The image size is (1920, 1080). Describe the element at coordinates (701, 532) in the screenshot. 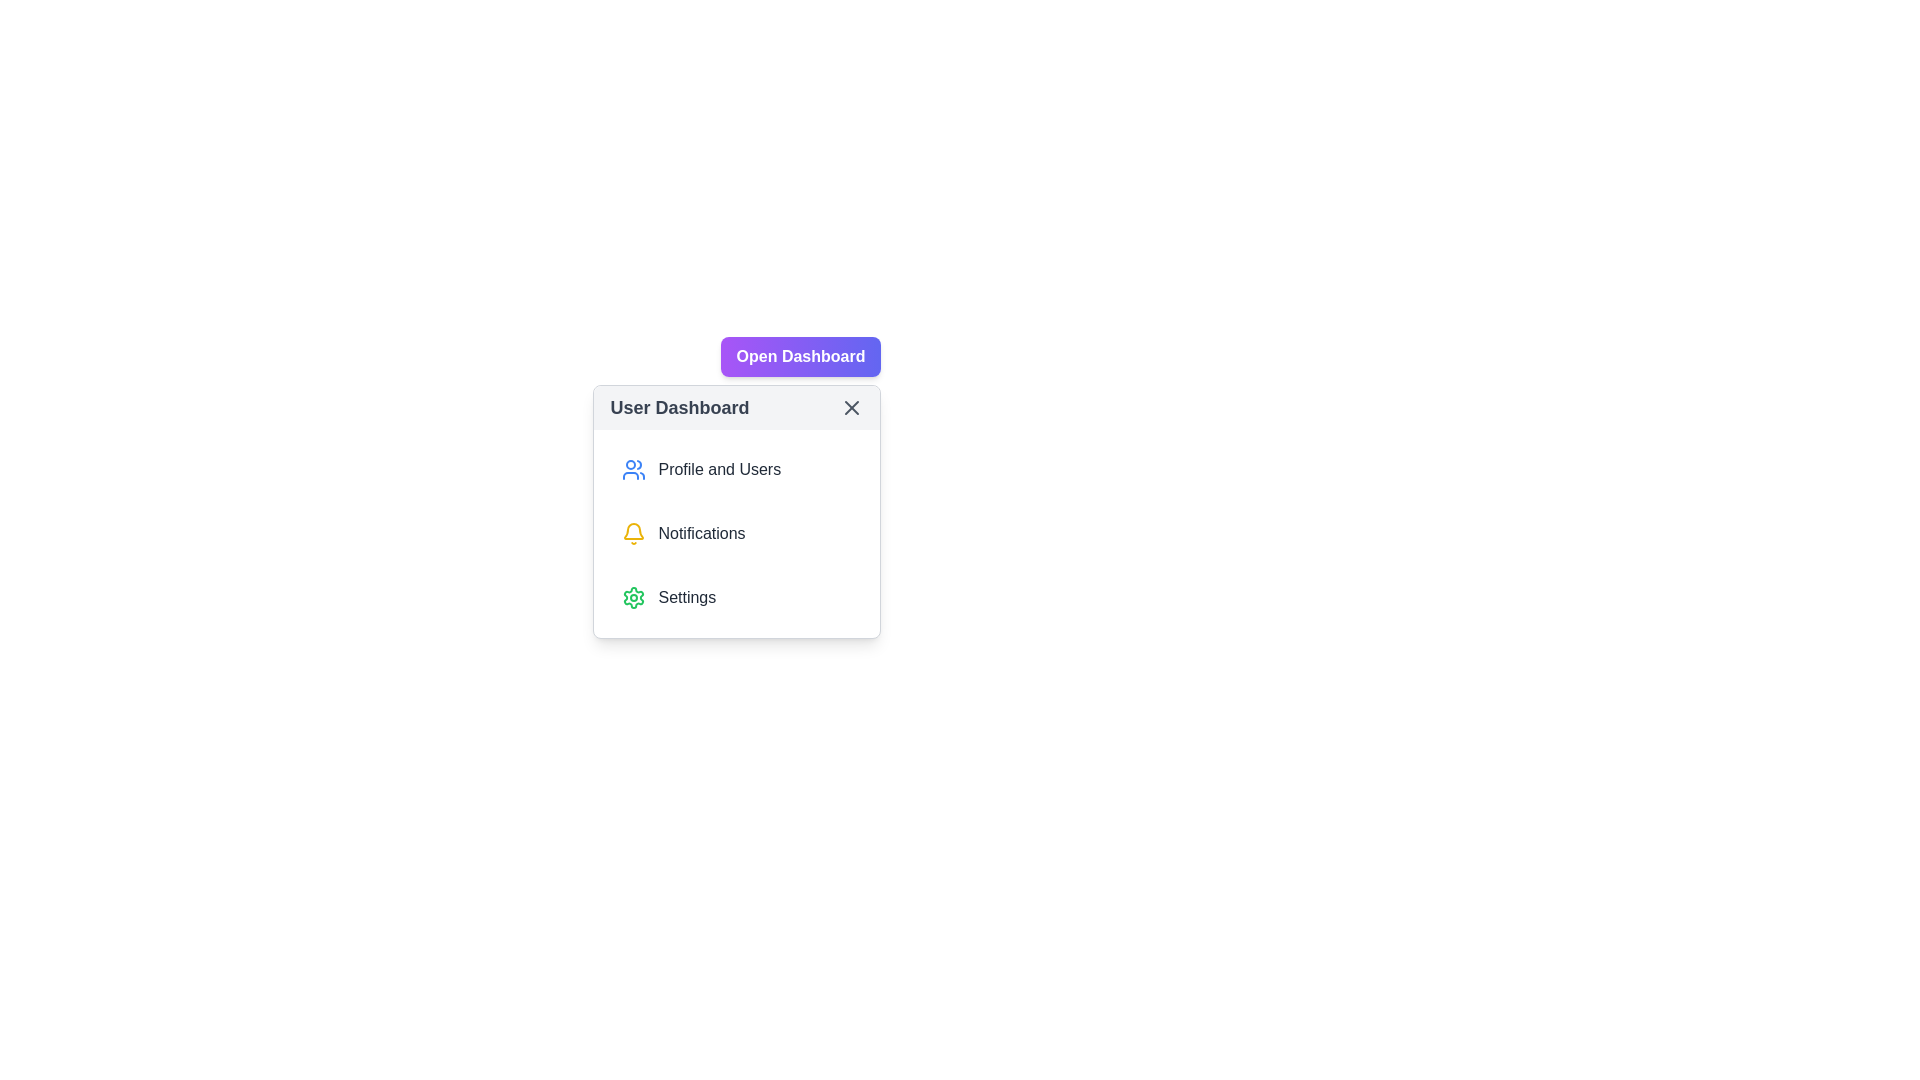

I see `the 'Notifications' text label in the user dashboard` at that location.